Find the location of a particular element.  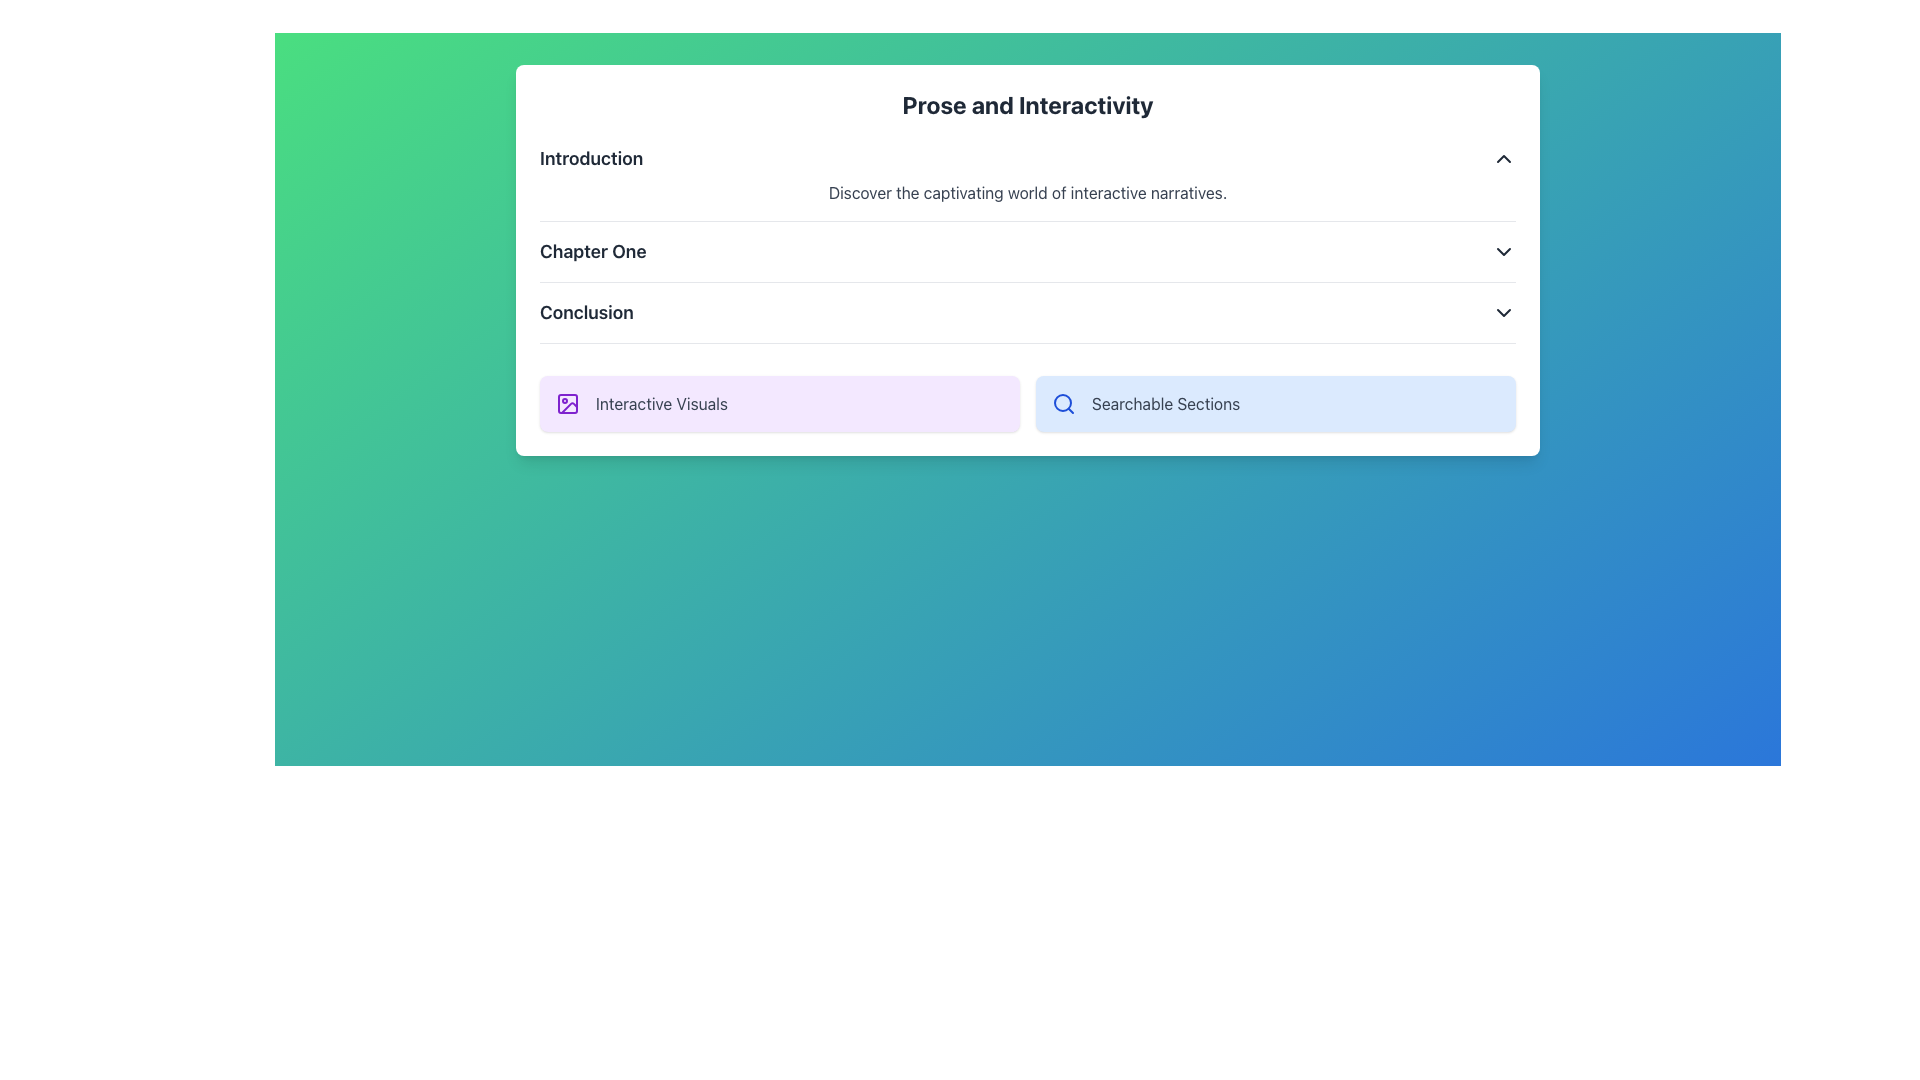

the text label displaying 'Conclusion', which is bold and larger than surrounding text, positioned as the title of the third section in the main content area is located at coordinates (585, 312).